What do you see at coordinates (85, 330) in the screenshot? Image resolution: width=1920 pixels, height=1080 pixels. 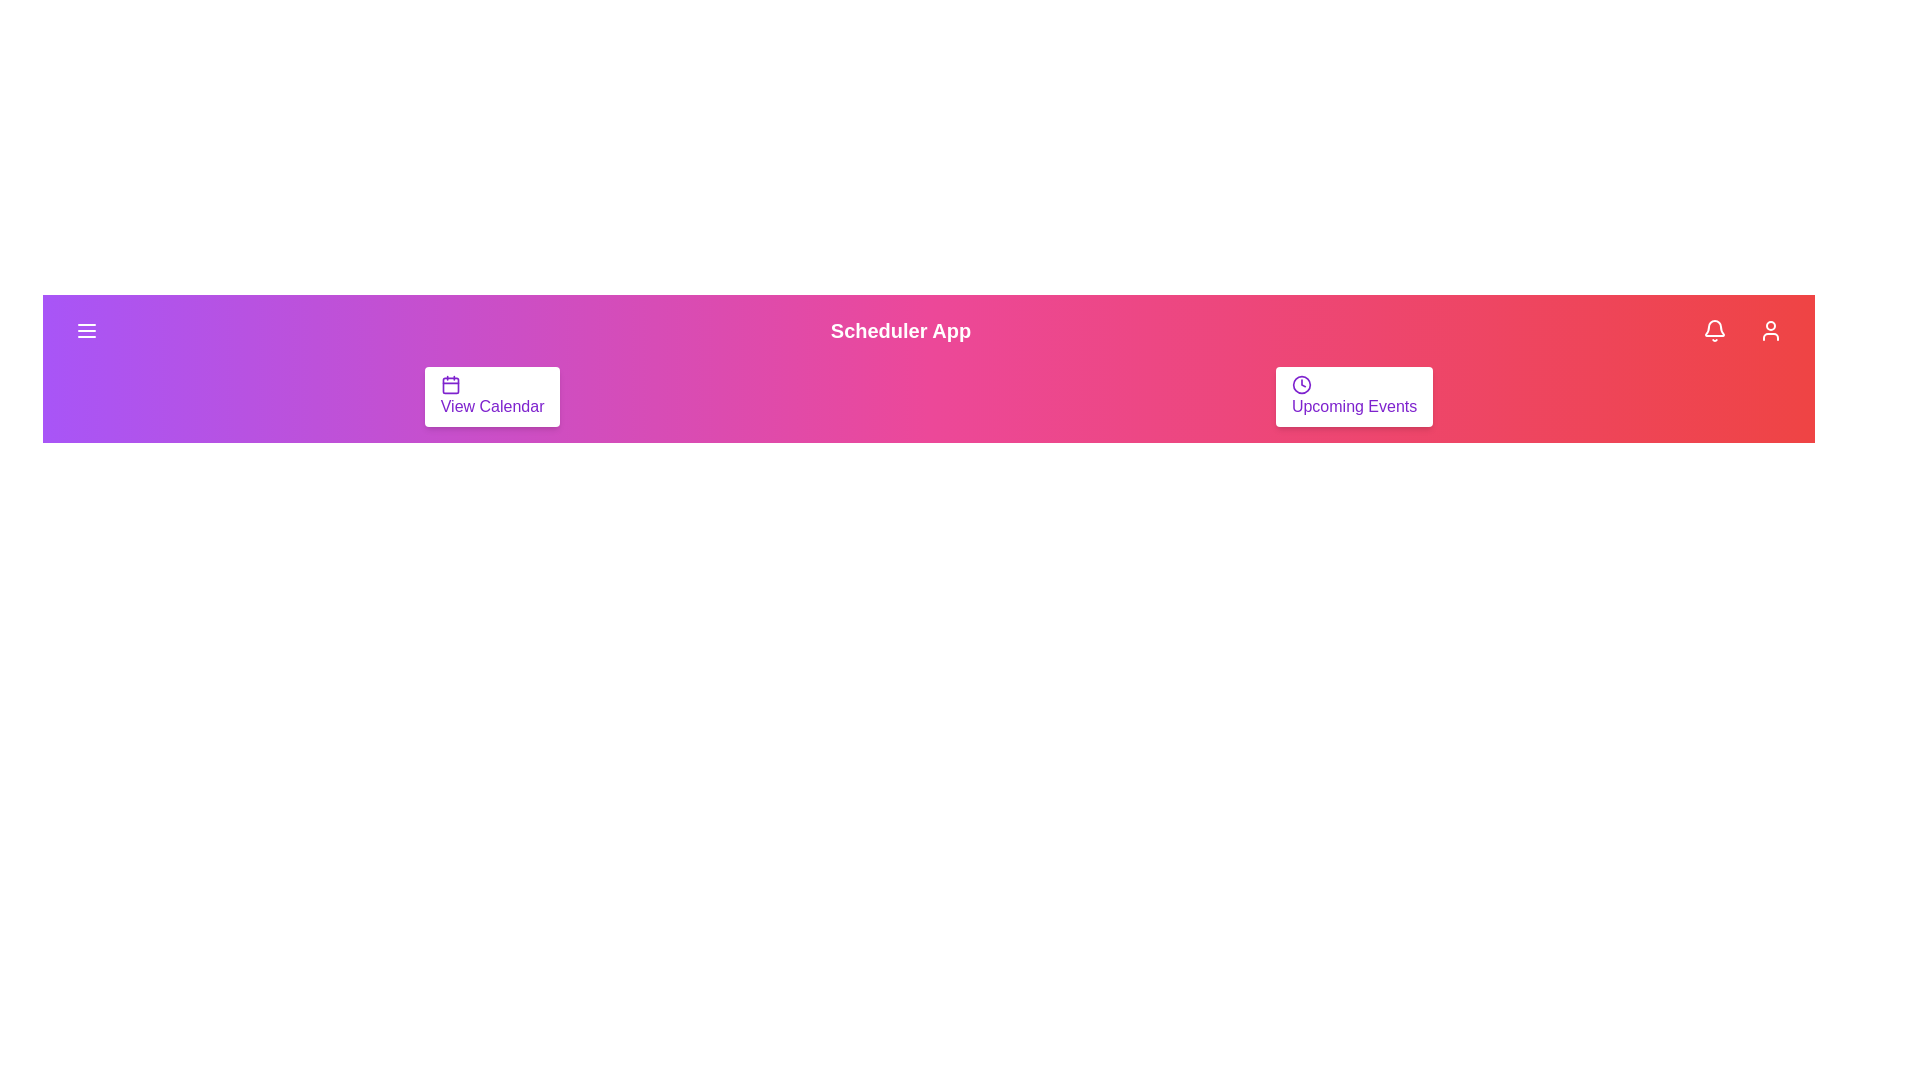 I see `menu button to open the navigation menu` at bounding box center [85, 330].